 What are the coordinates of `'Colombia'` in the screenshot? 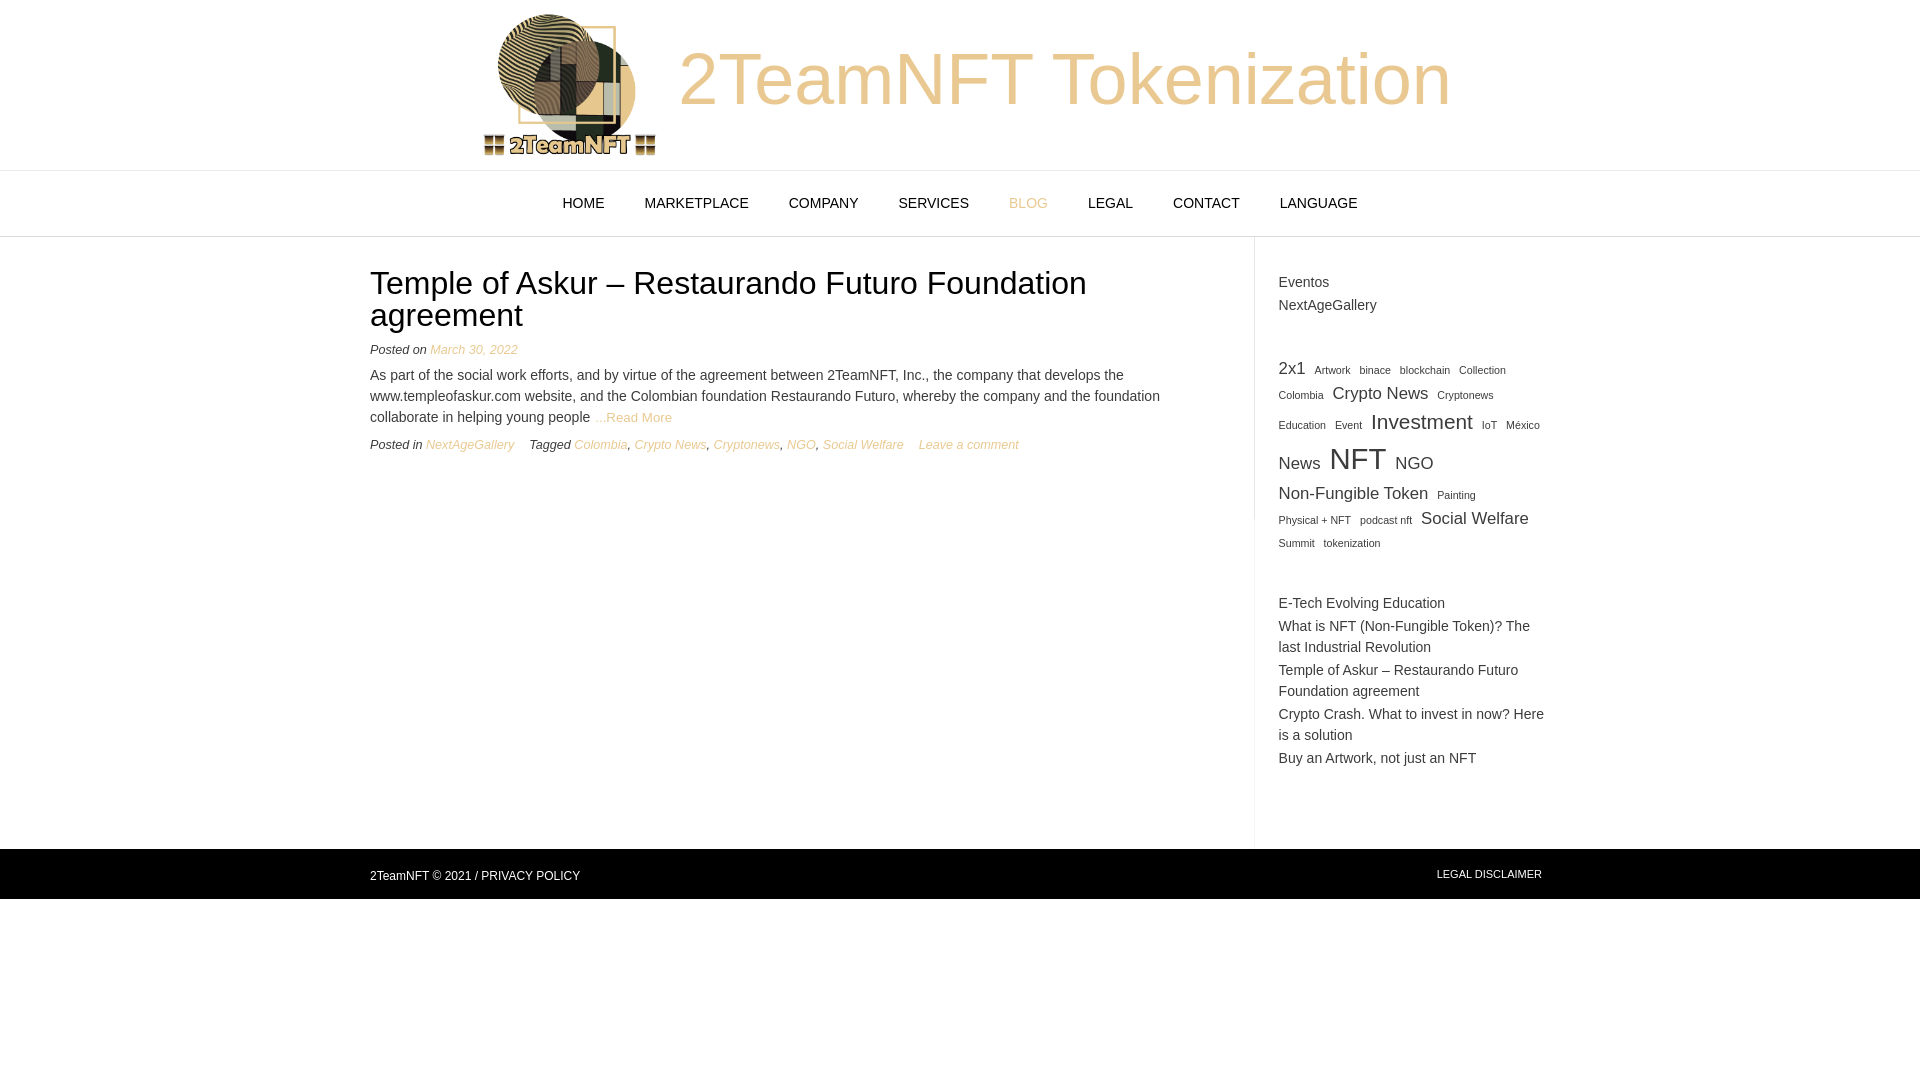 It's located at (599, 443).